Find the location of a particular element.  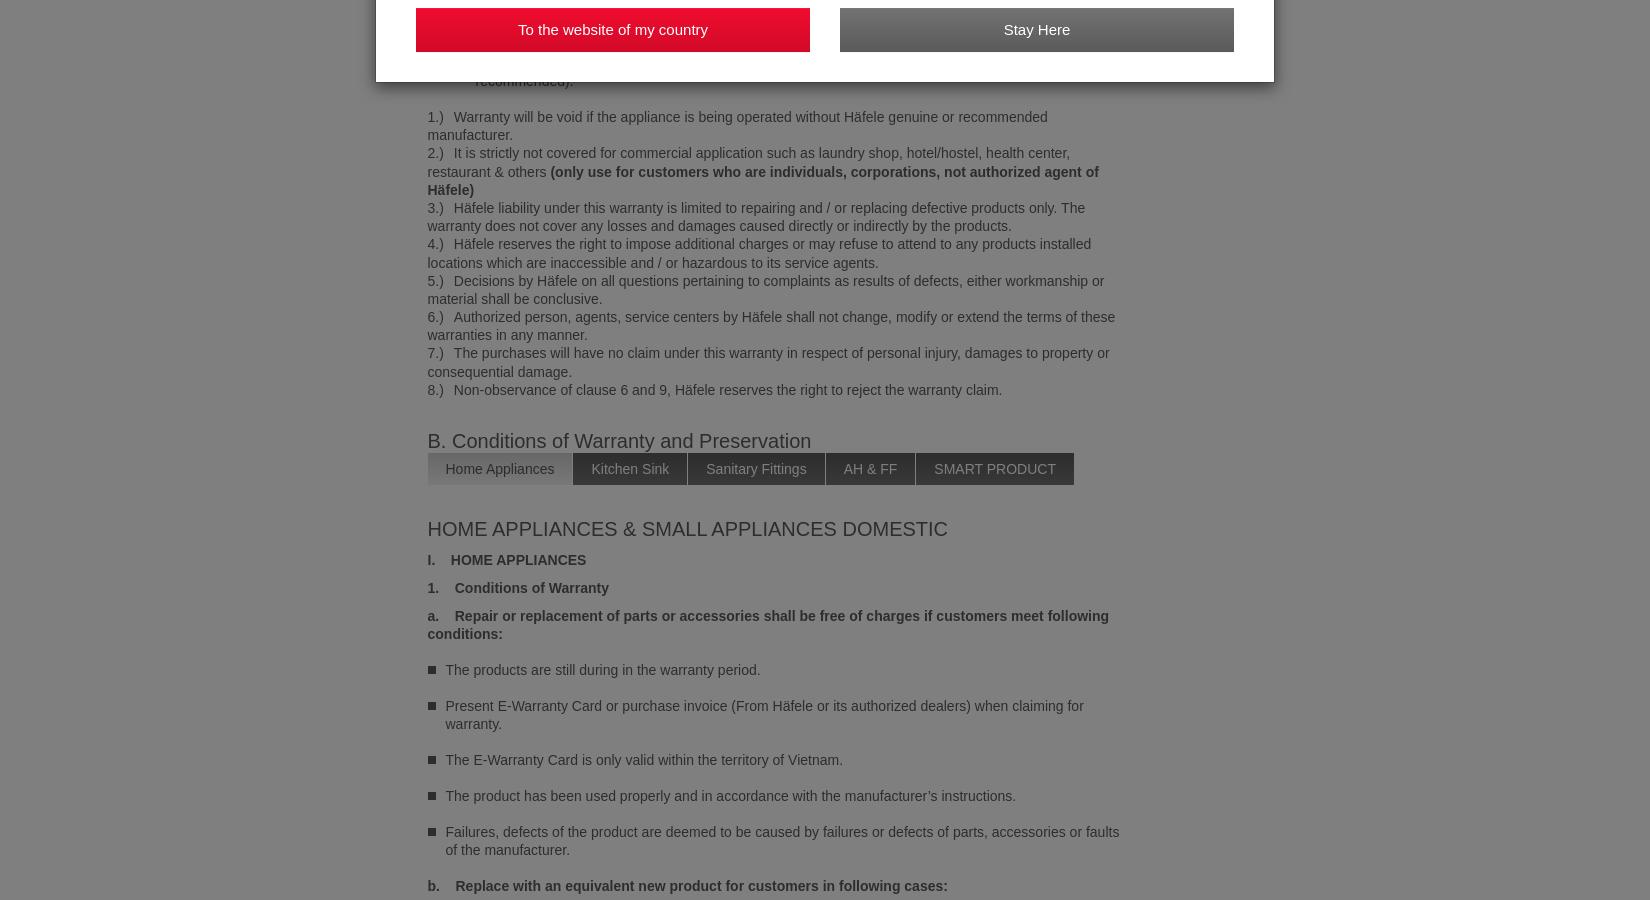

'Häfele liability under this warranty is limited to repairing and / or replacing defective products only. The warranty does not cover any losses and damages caused directly or indirectly by the products.' is located at coordinates (755, 216).